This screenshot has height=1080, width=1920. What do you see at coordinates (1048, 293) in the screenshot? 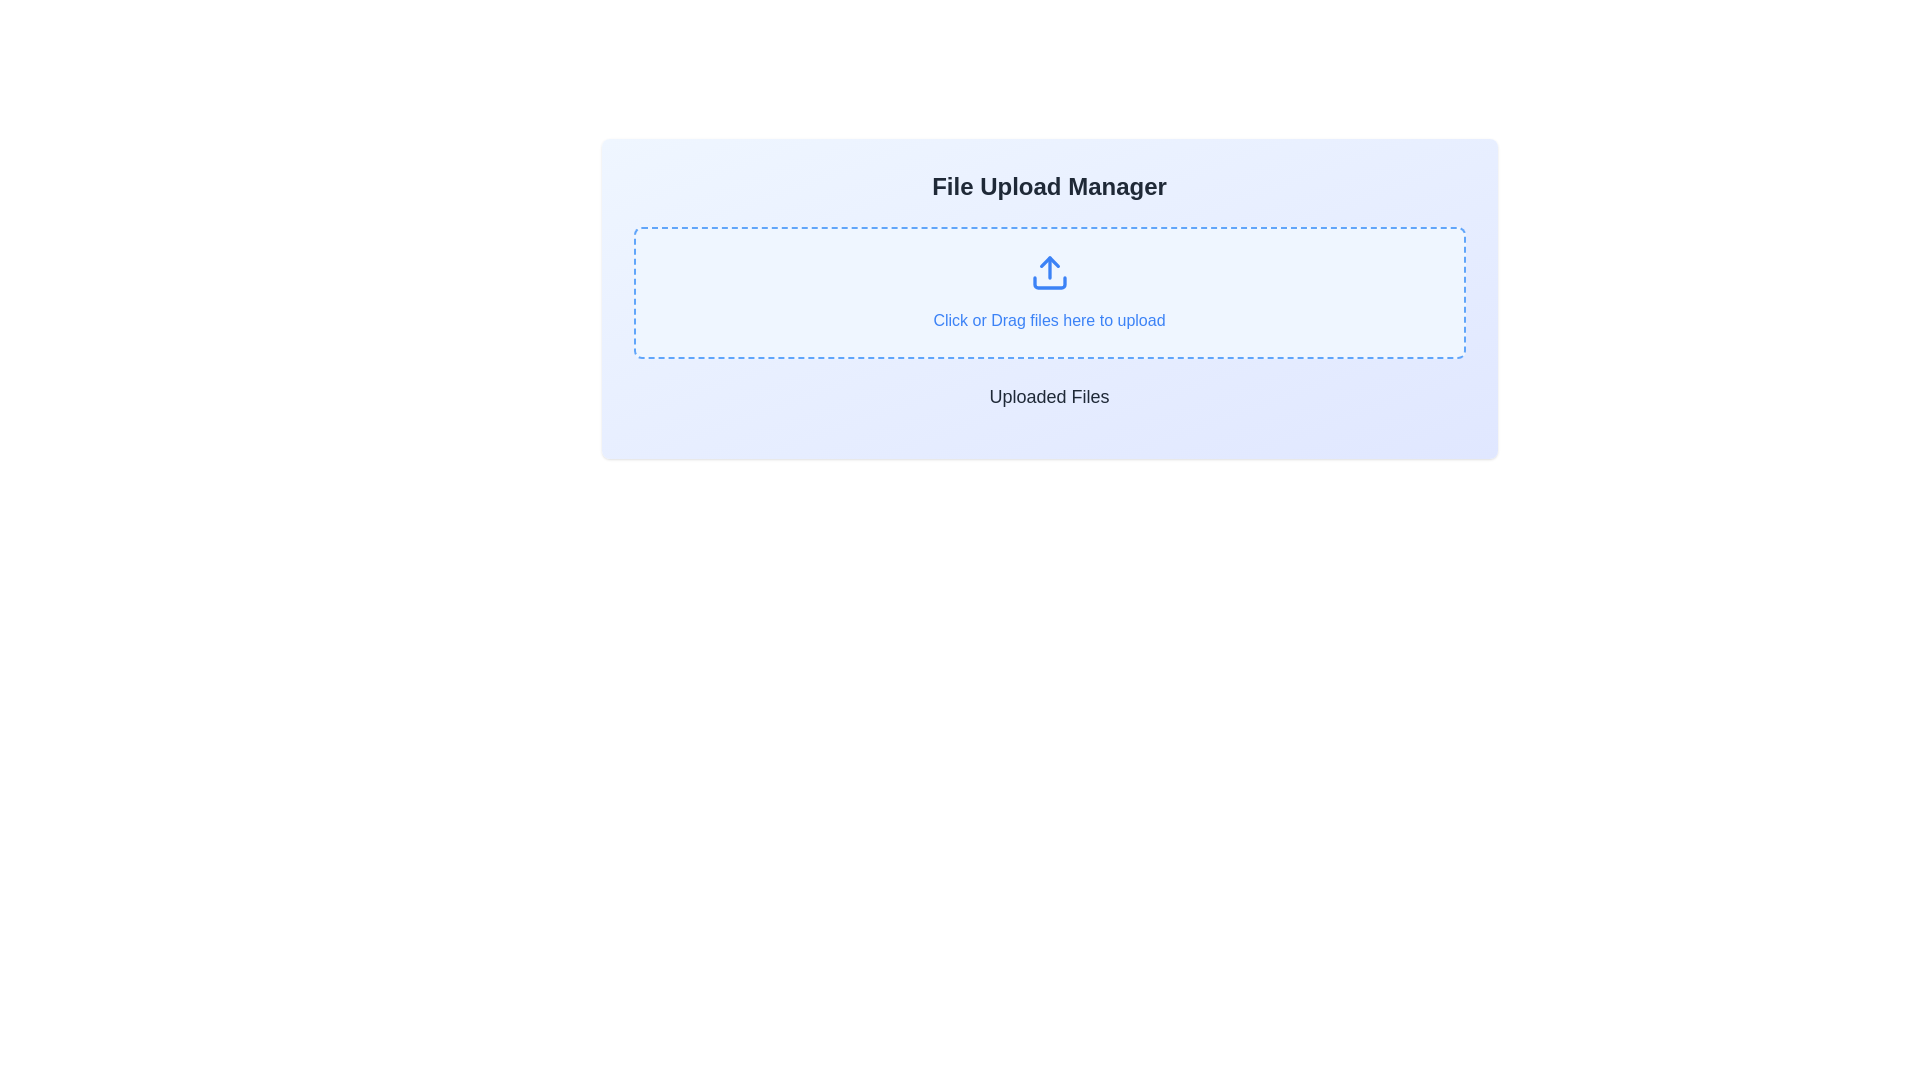
I see `the Interactive file upload zone located beneath the 'File Upload Manager' title and above the 'Uploaded Files' text` at bounding box center [1048, 293].